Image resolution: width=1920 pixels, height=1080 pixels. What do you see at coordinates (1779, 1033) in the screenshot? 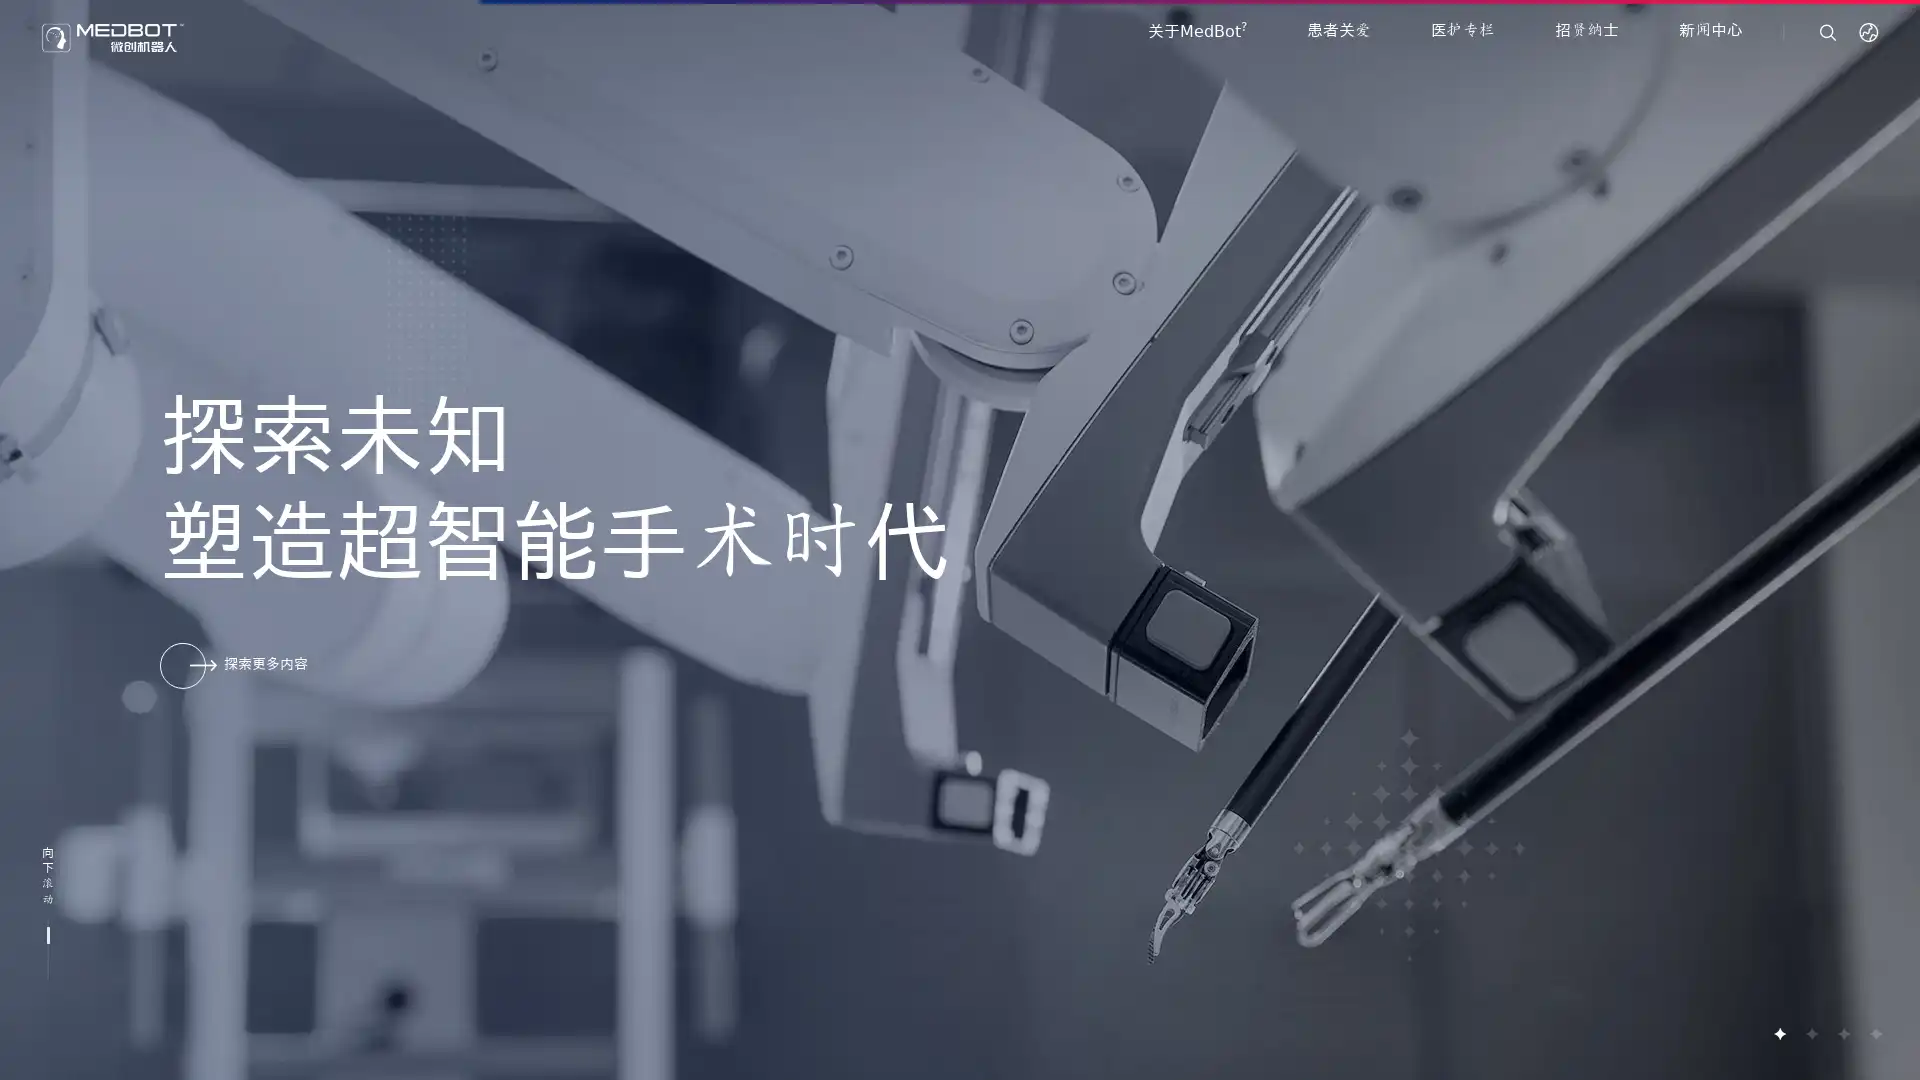
I see `Go to slide 1` at bounding box center [1779, 1033].